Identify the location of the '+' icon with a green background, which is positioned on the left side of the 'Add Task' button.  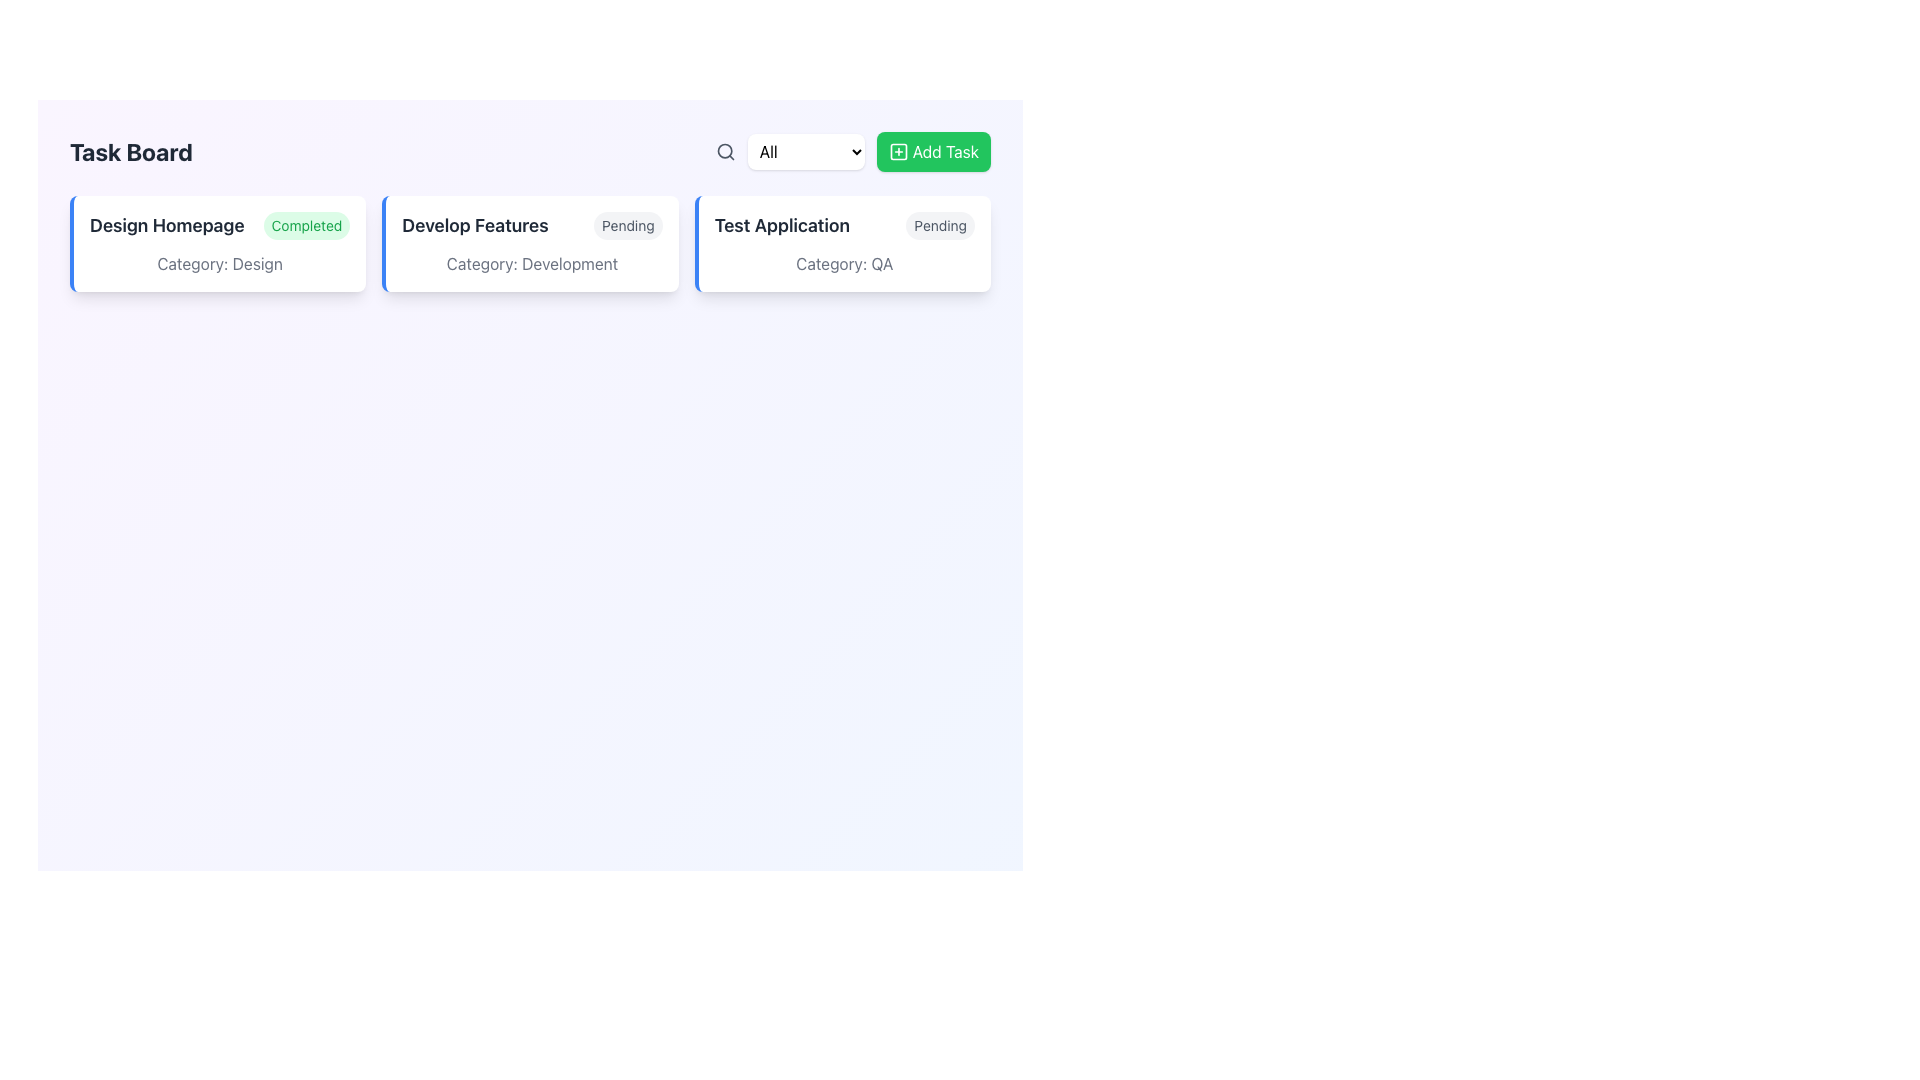
(896, 150).